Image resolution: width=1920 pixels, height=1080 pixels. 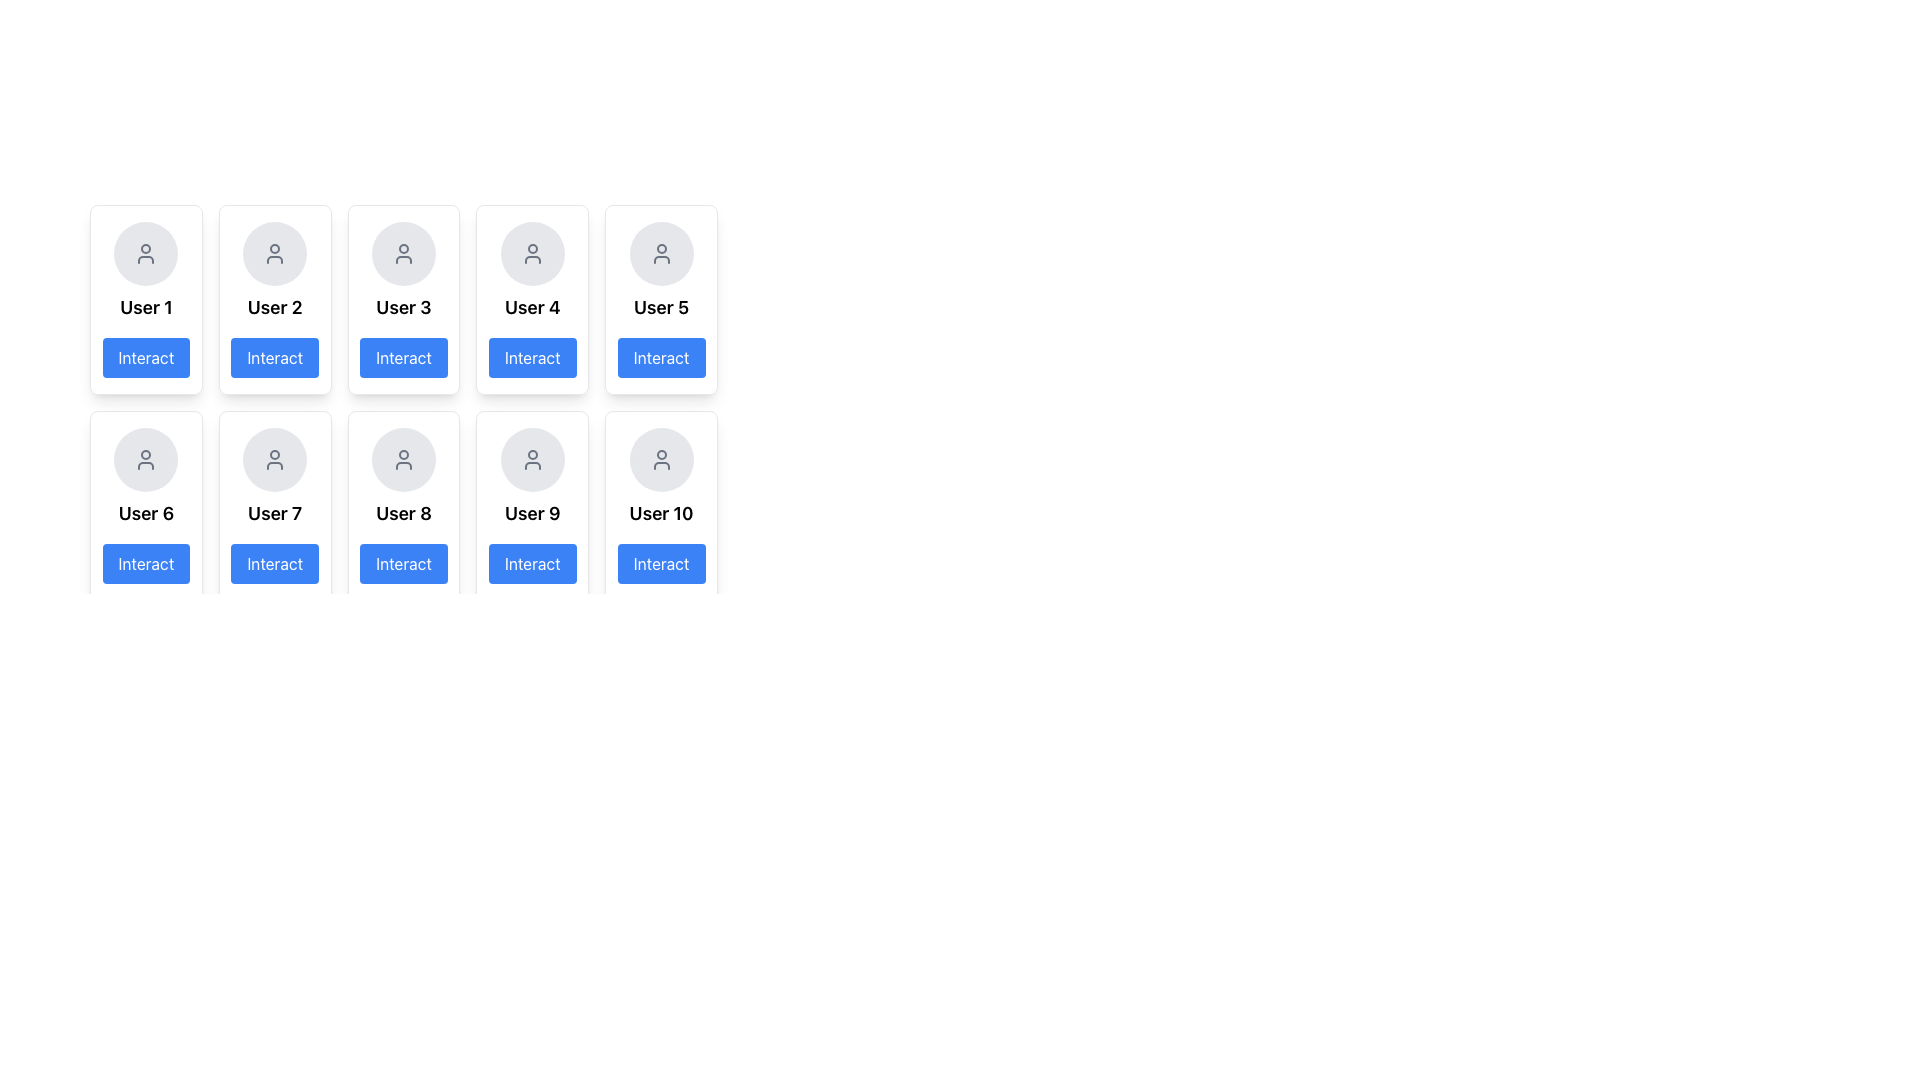 I want to click on the details of the user icon representing 'User 1', which is a circular gray icon depicting a user, located at the top-left corner of the user card, so click(x=145, y=253).